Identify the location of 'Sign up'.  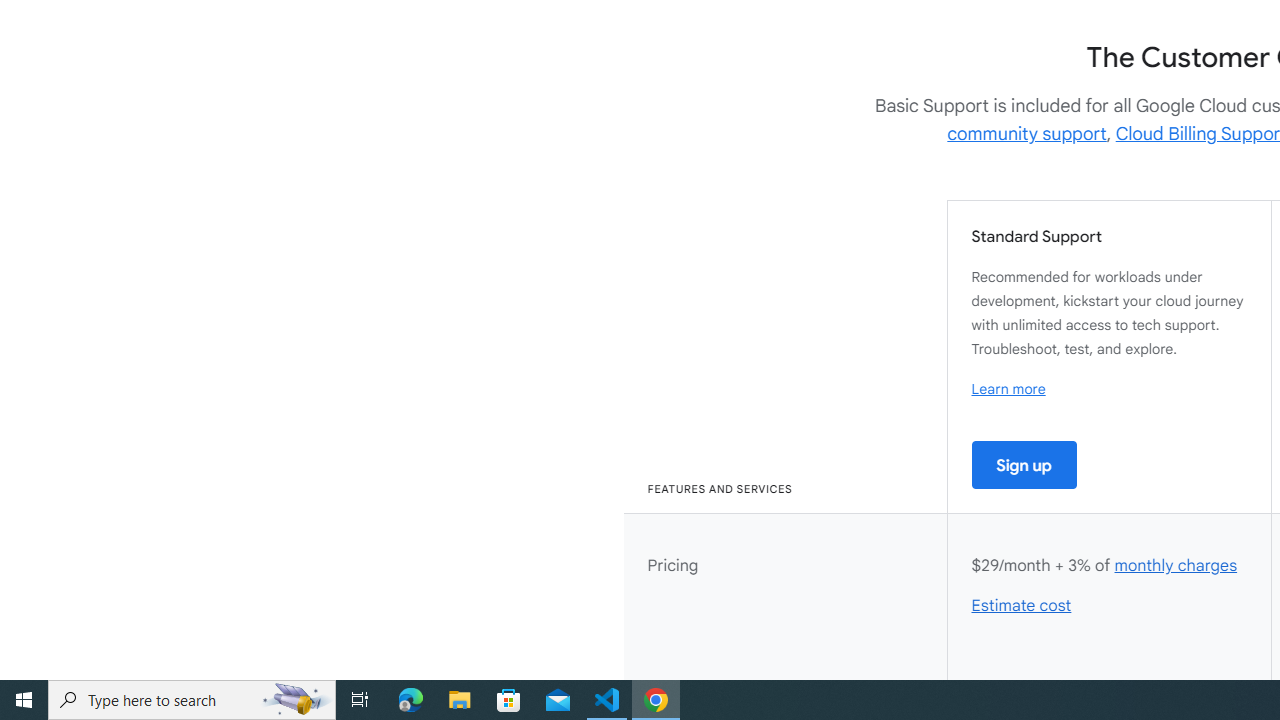
(1024, 464).